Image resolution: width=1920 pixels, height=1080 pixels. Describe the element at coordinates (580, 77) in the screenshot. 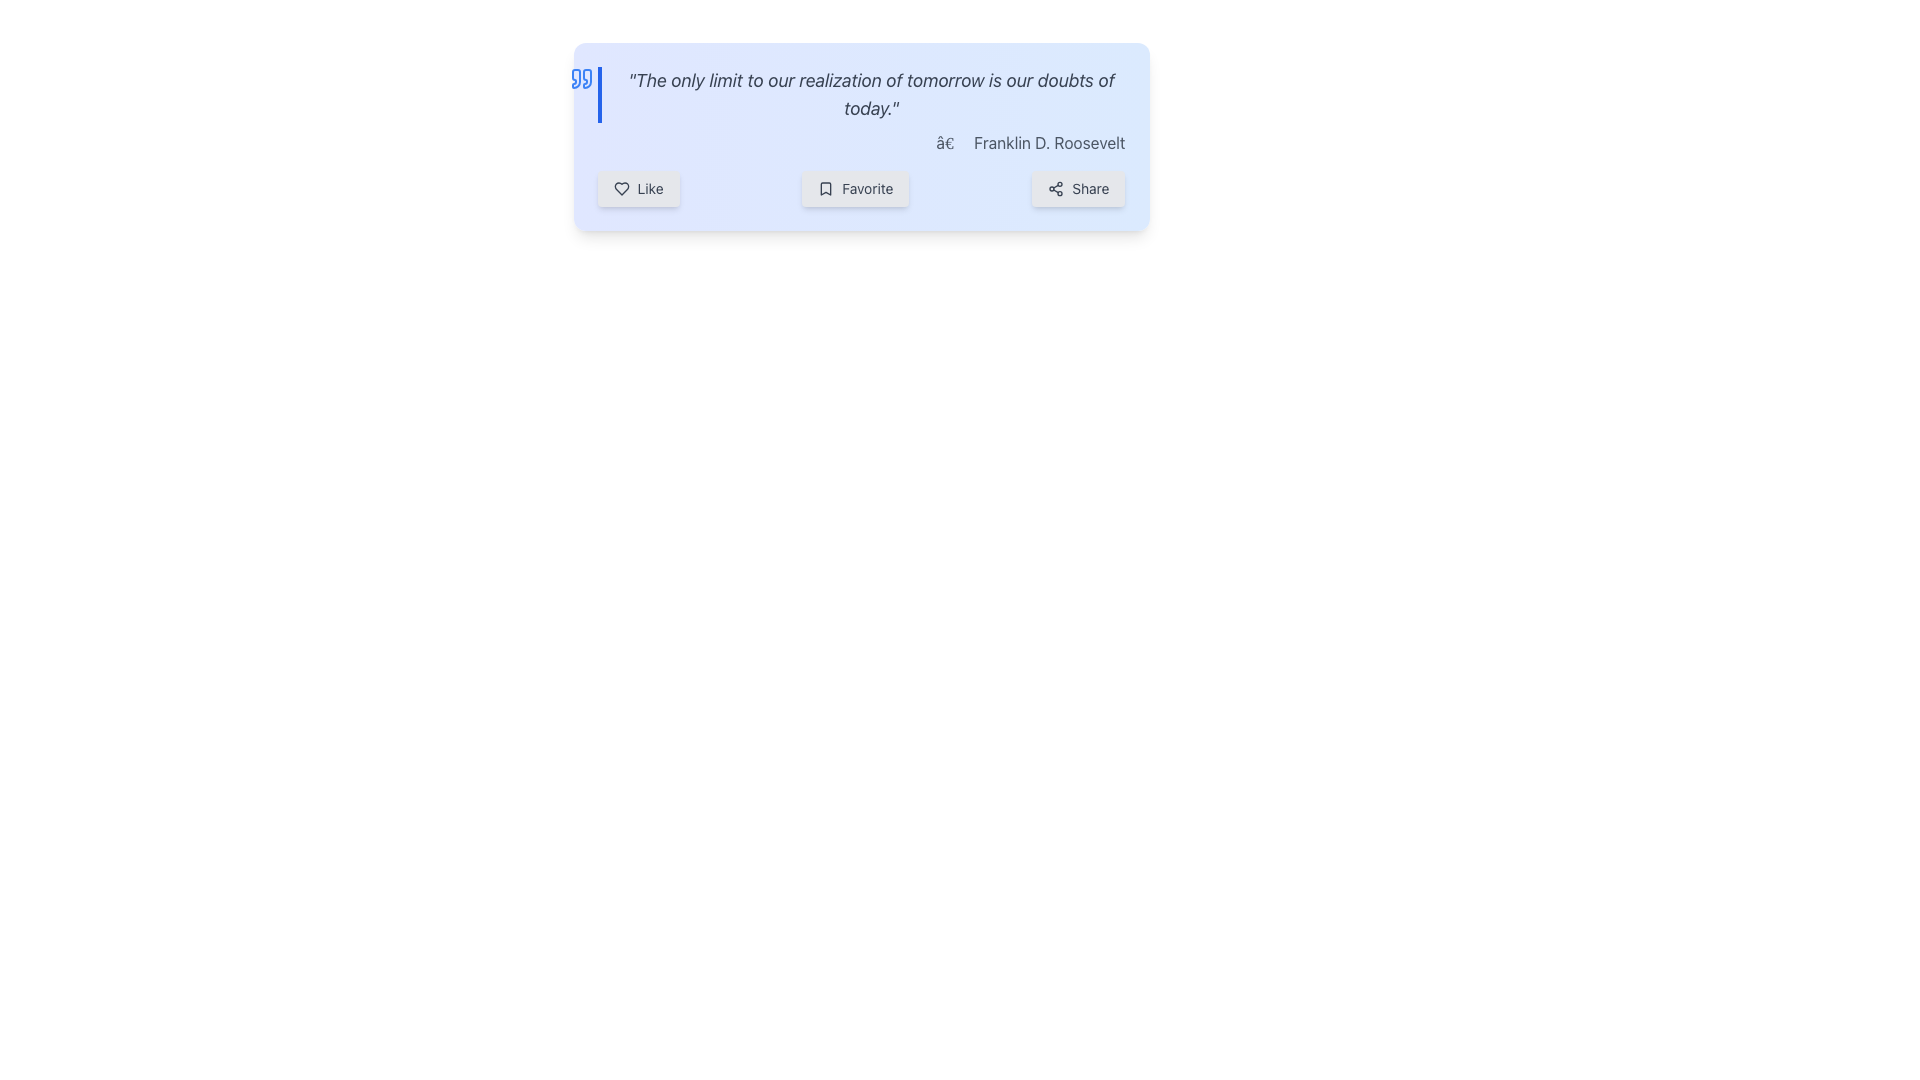

I see `the blue quote icon positioned to the left of the quote text block, which contains the text 'The only limit to our realization of tomorrow is our doubts of today.'` at that location.